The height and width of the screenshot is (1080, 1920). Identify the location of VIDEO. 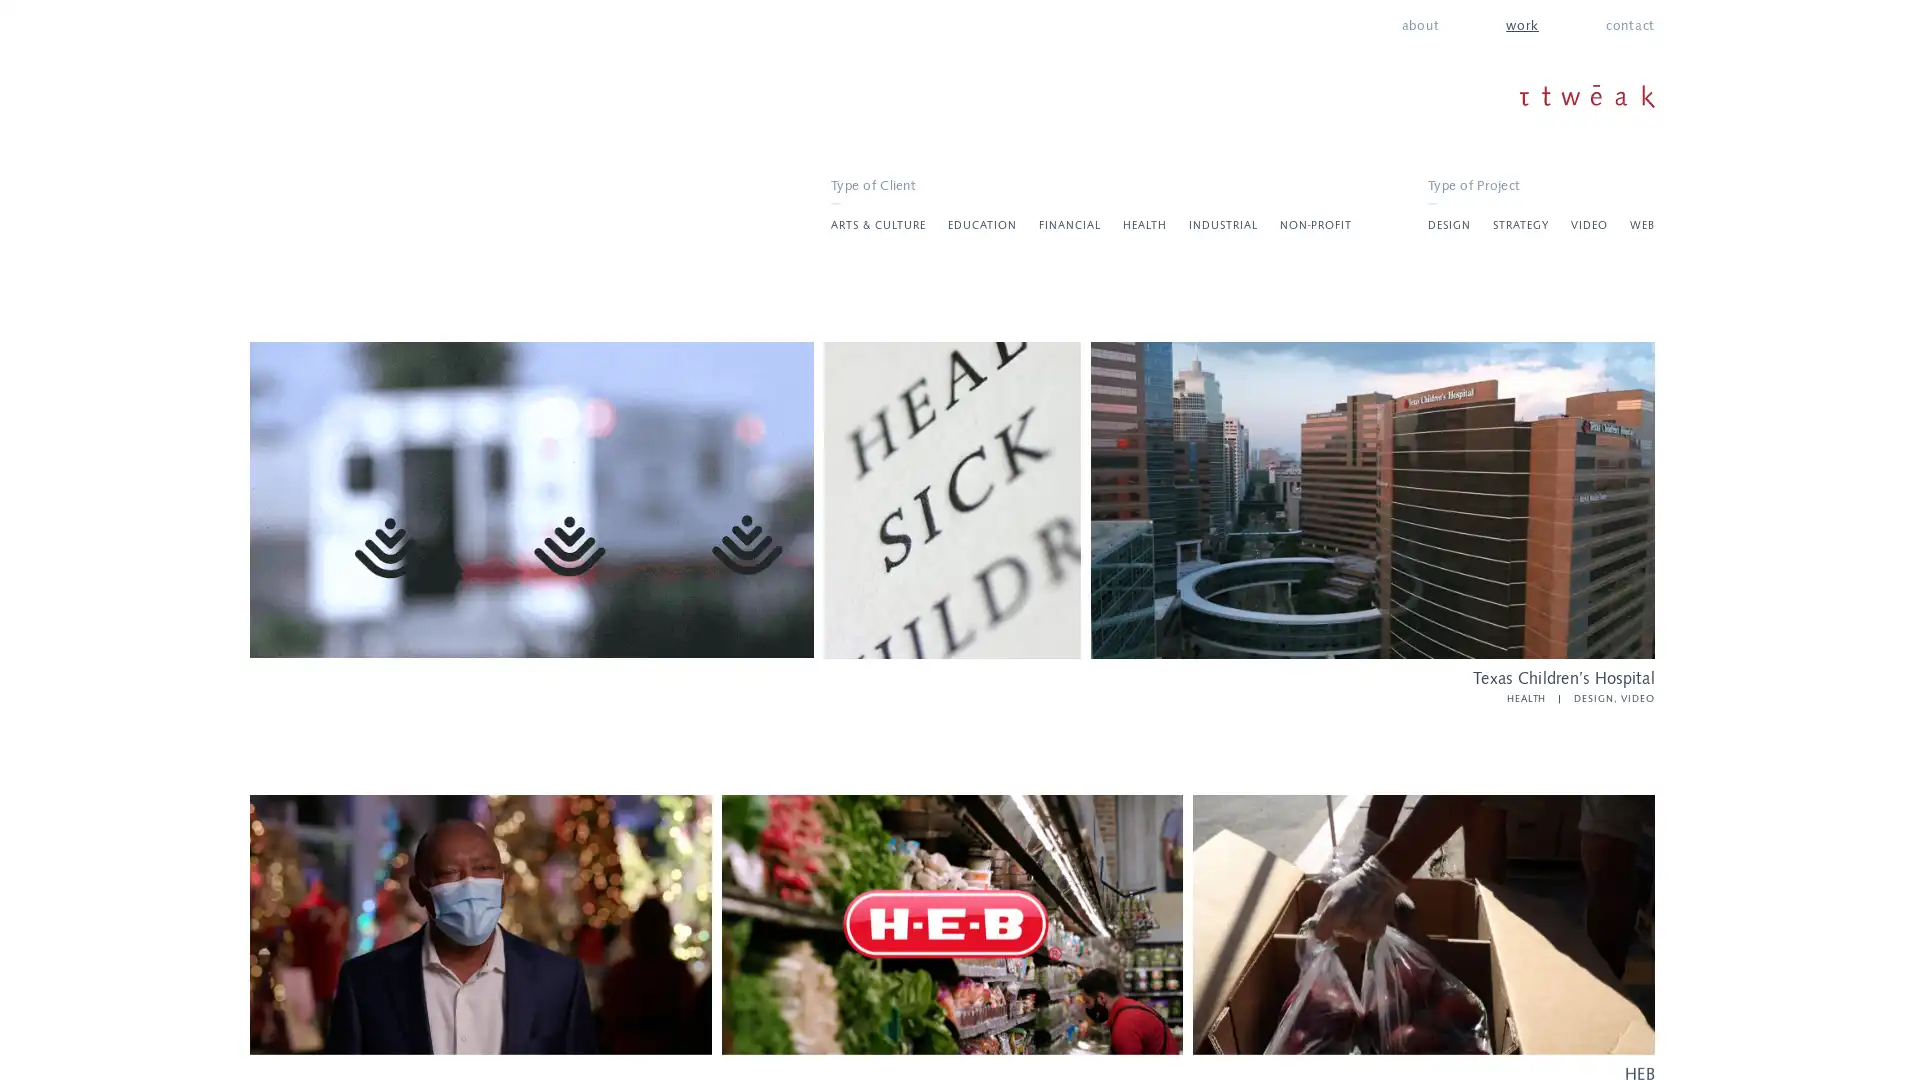
(1588, 225).